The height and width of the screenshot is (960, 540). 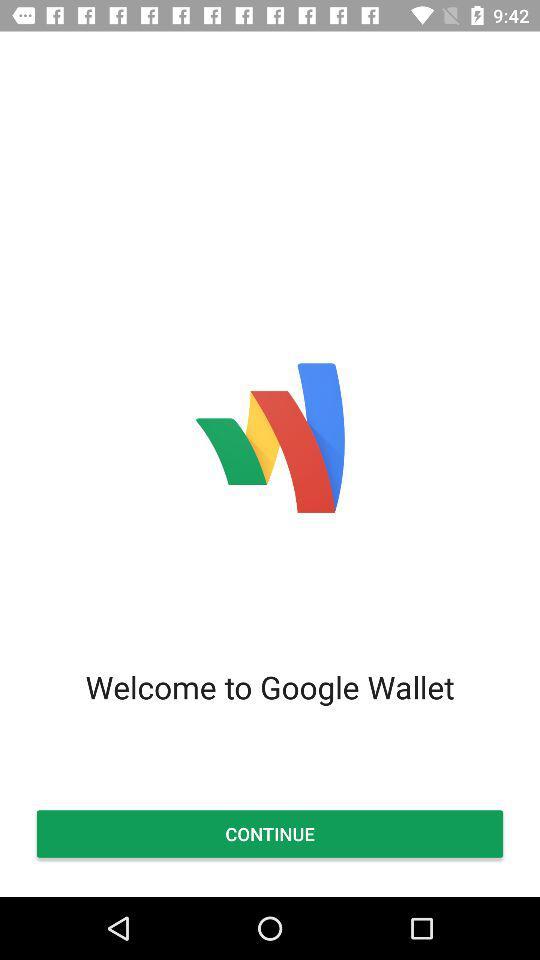 I want to click on the continue, so click(x=270, y=834).